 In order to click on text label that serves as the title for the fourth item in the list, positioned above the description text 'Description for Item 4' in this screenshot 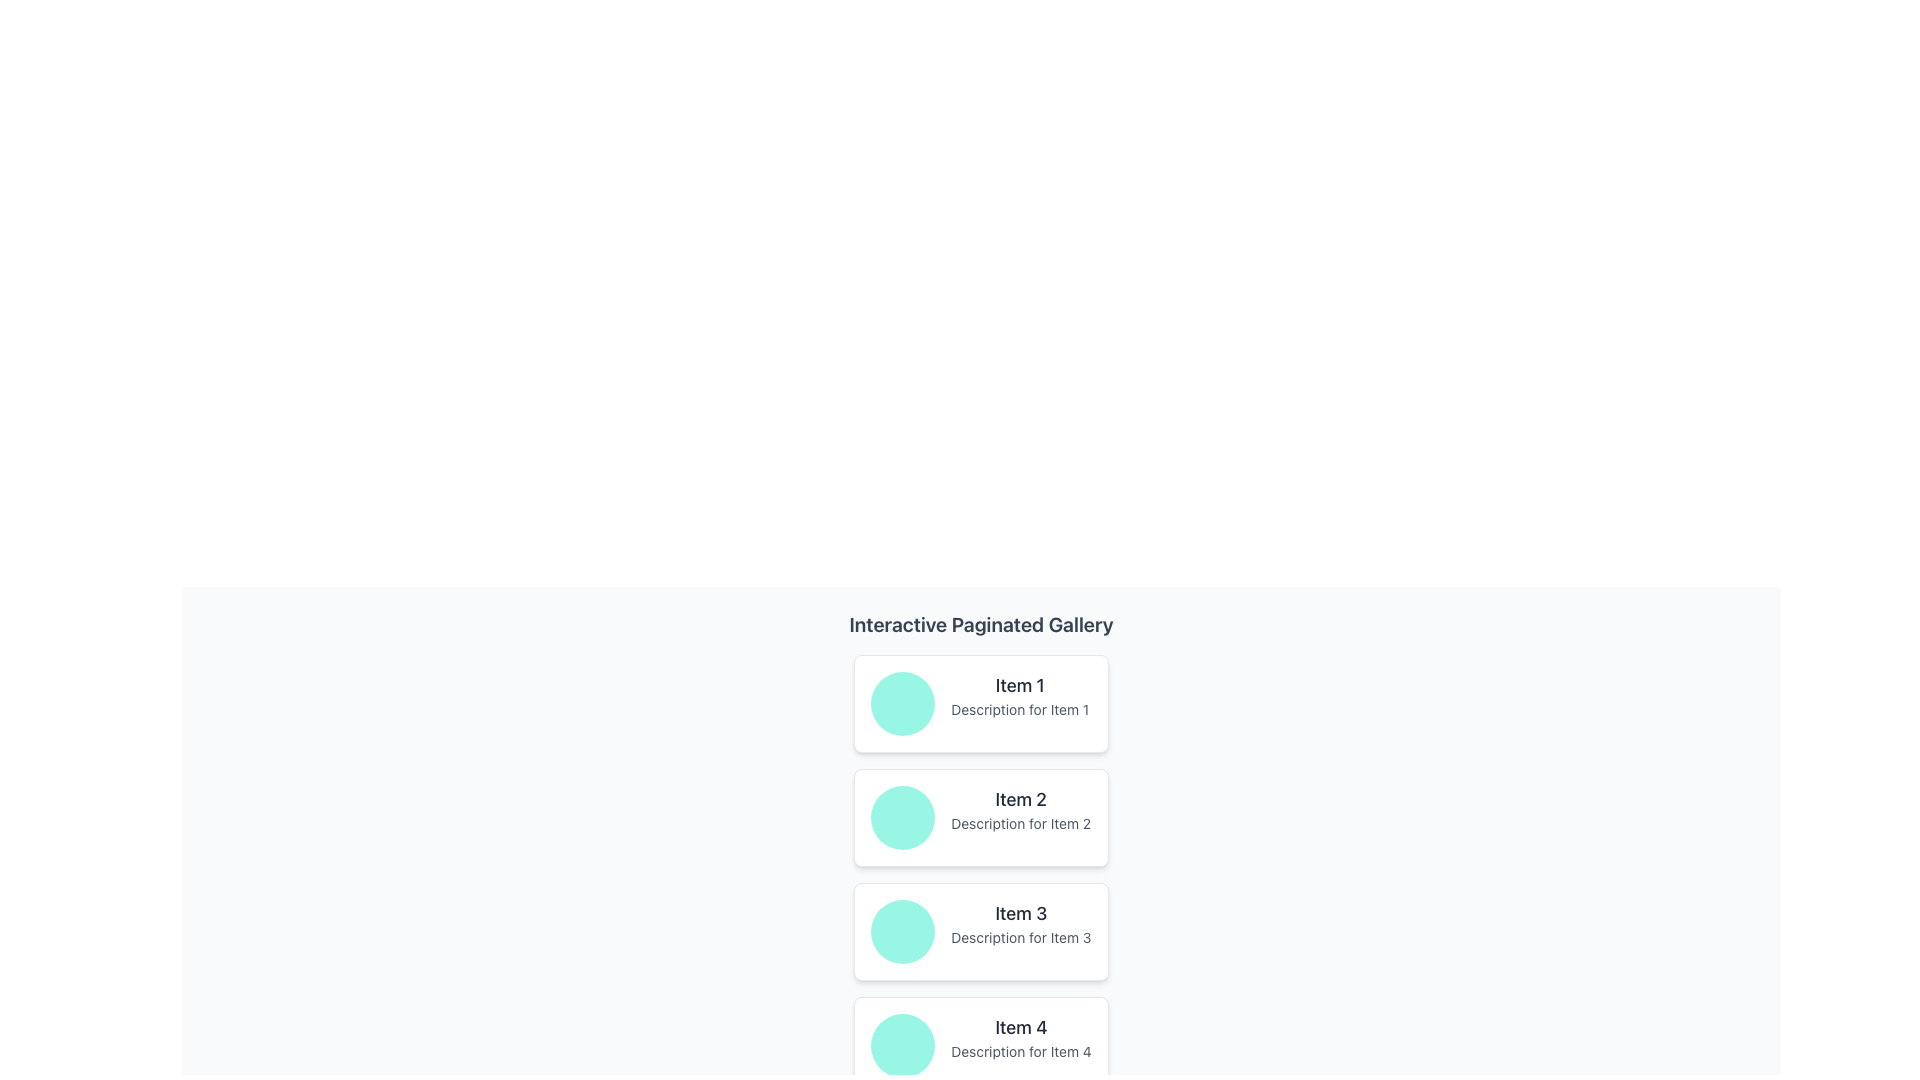, I will do `click(1021, 1028)`.